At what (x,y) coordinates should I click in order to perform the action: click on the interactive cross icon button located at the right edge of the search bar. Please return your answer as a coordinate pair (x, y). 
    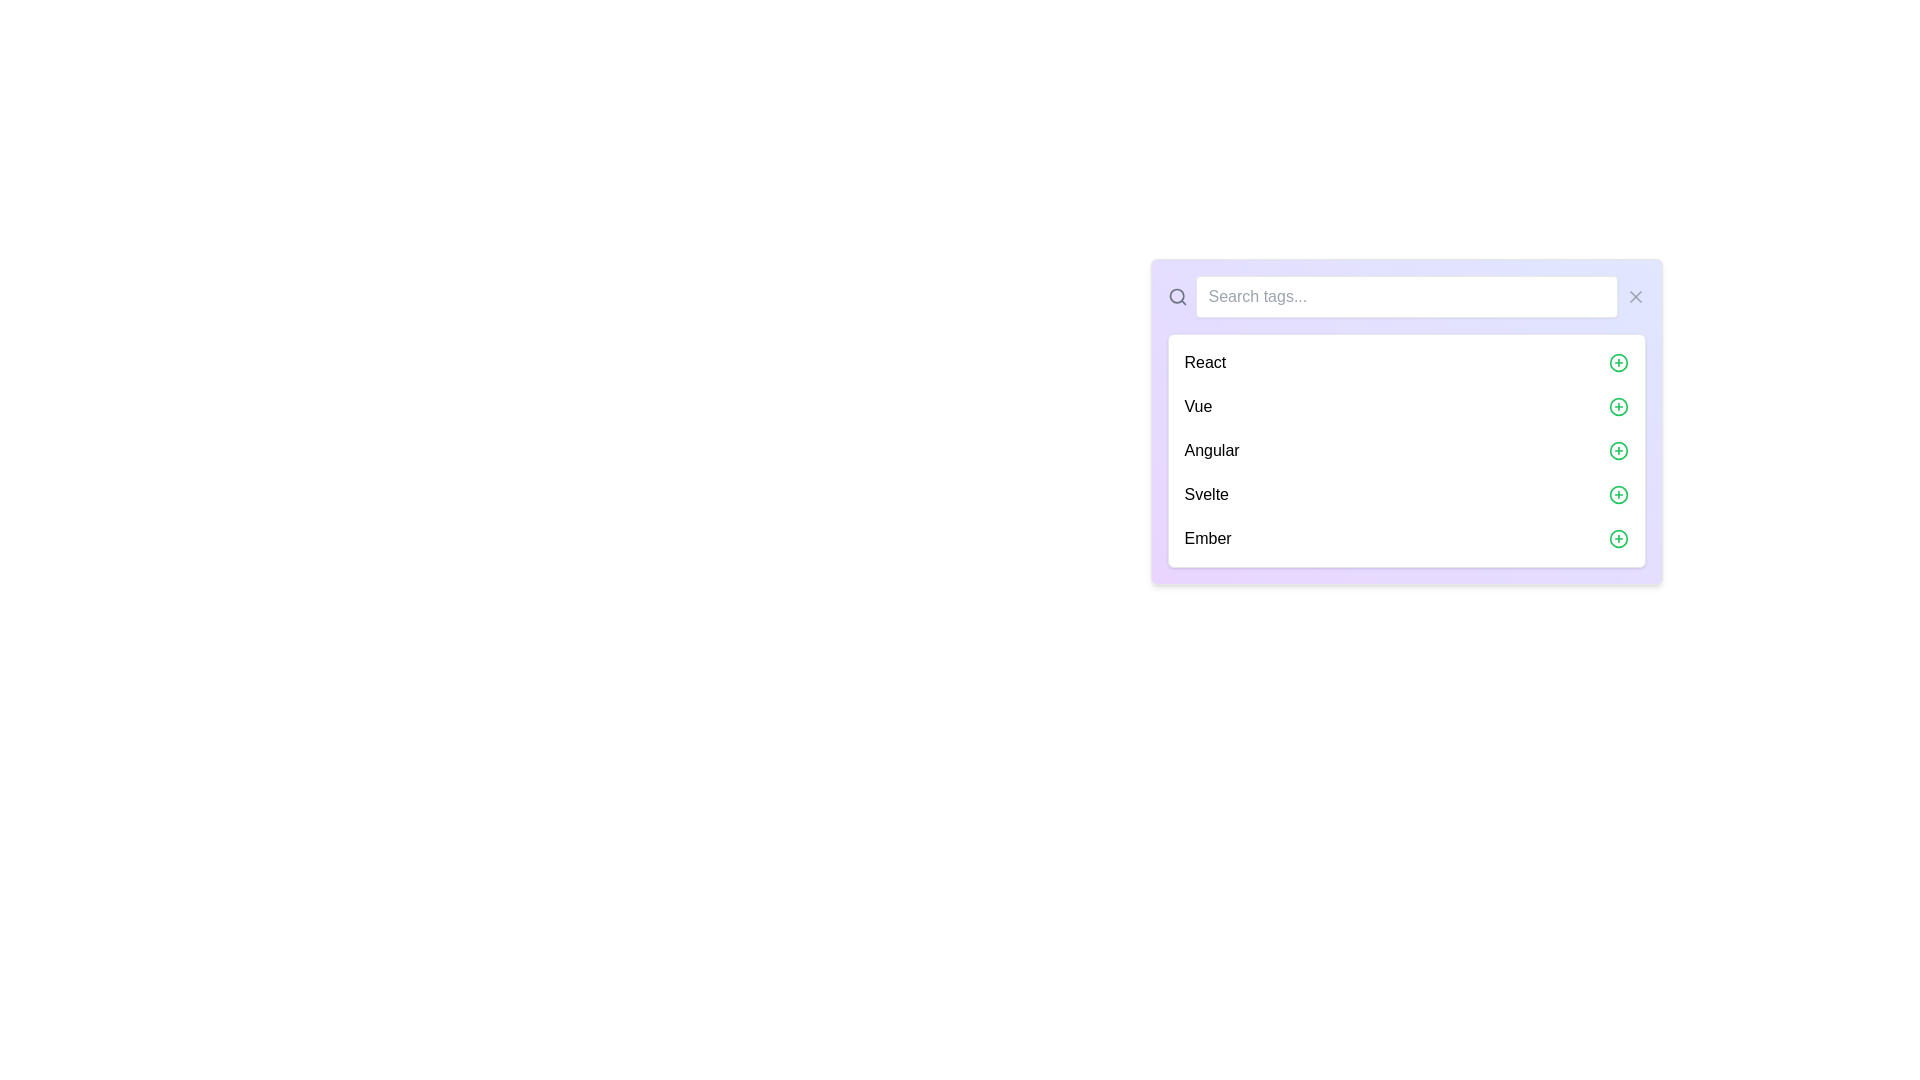
    Looking at the image, I should click on (1635, 297).